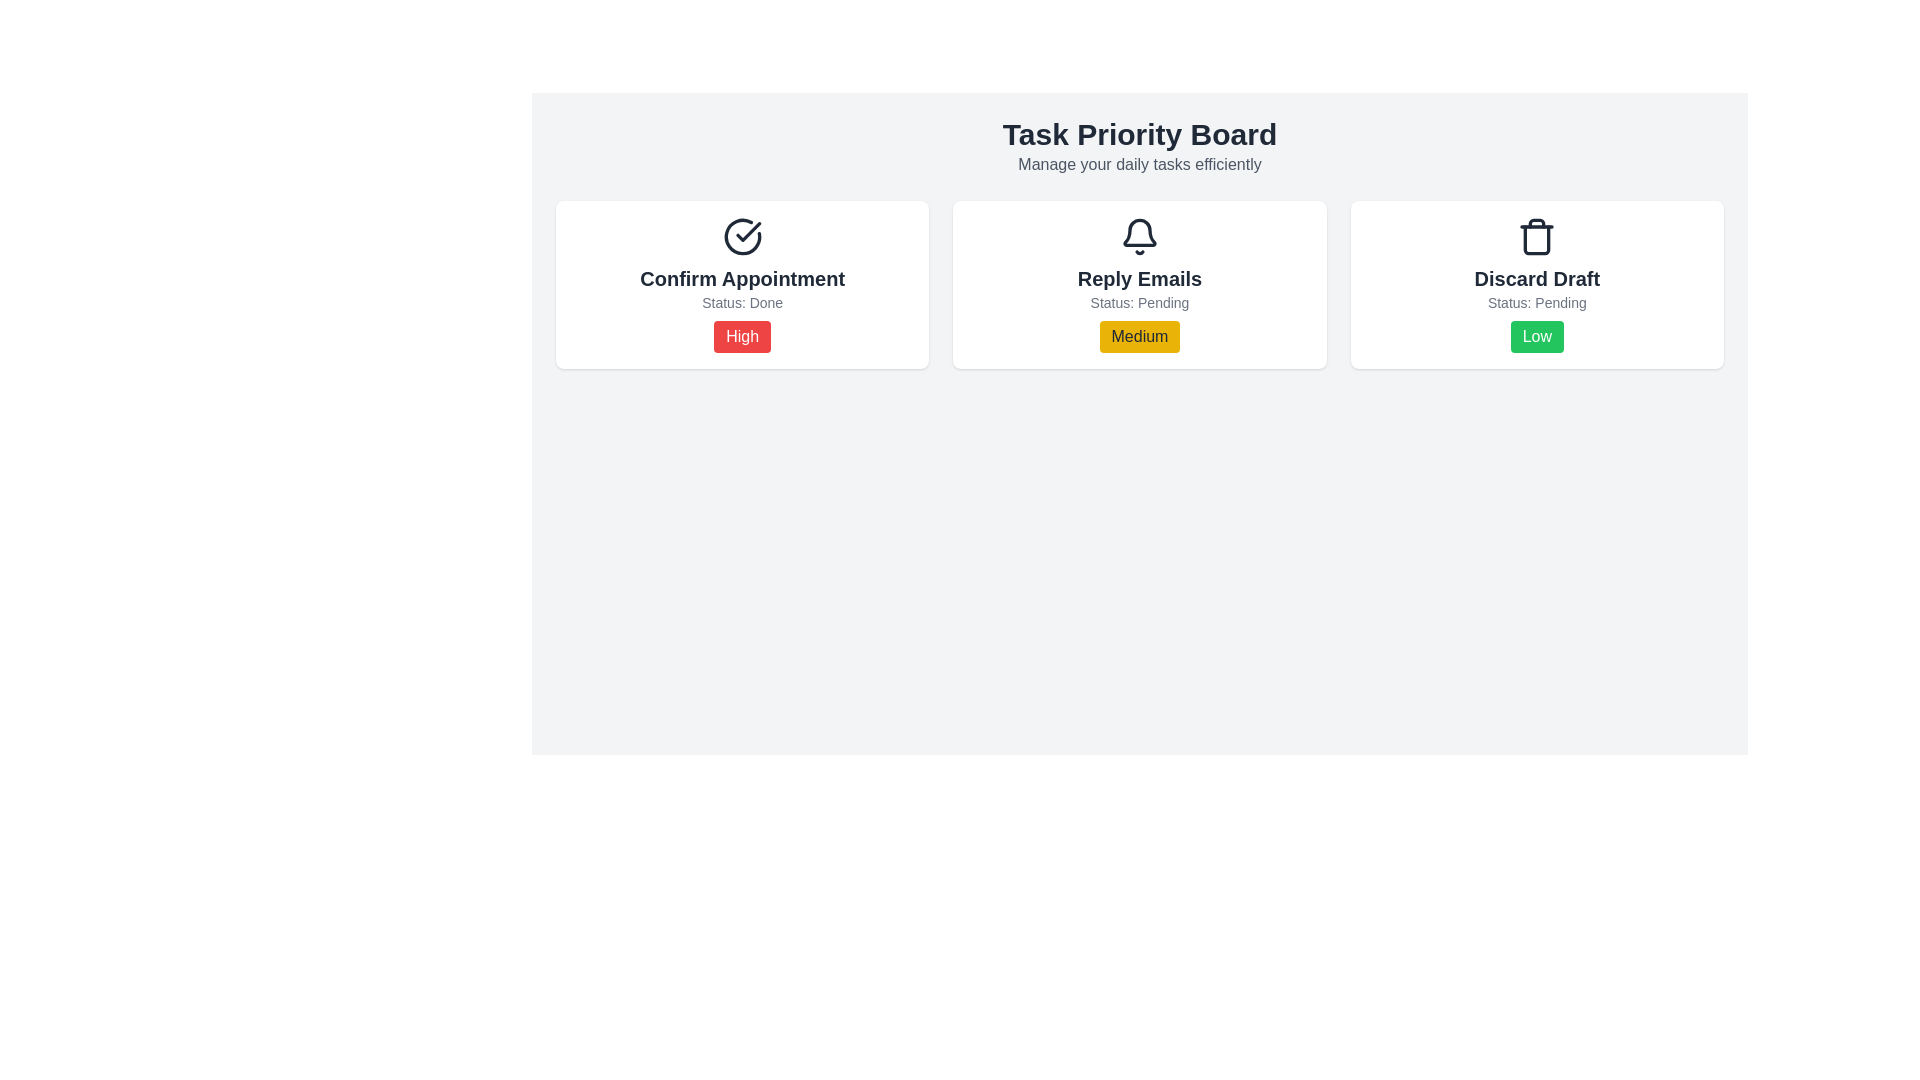 The height and width of the screenshot is (1080, 1920). I want to click on the 'Confirm Appointment' text label located at the upper center of the task card interface, positioned below the icon and above the status indicator that displays 'High', so click(741, 278).